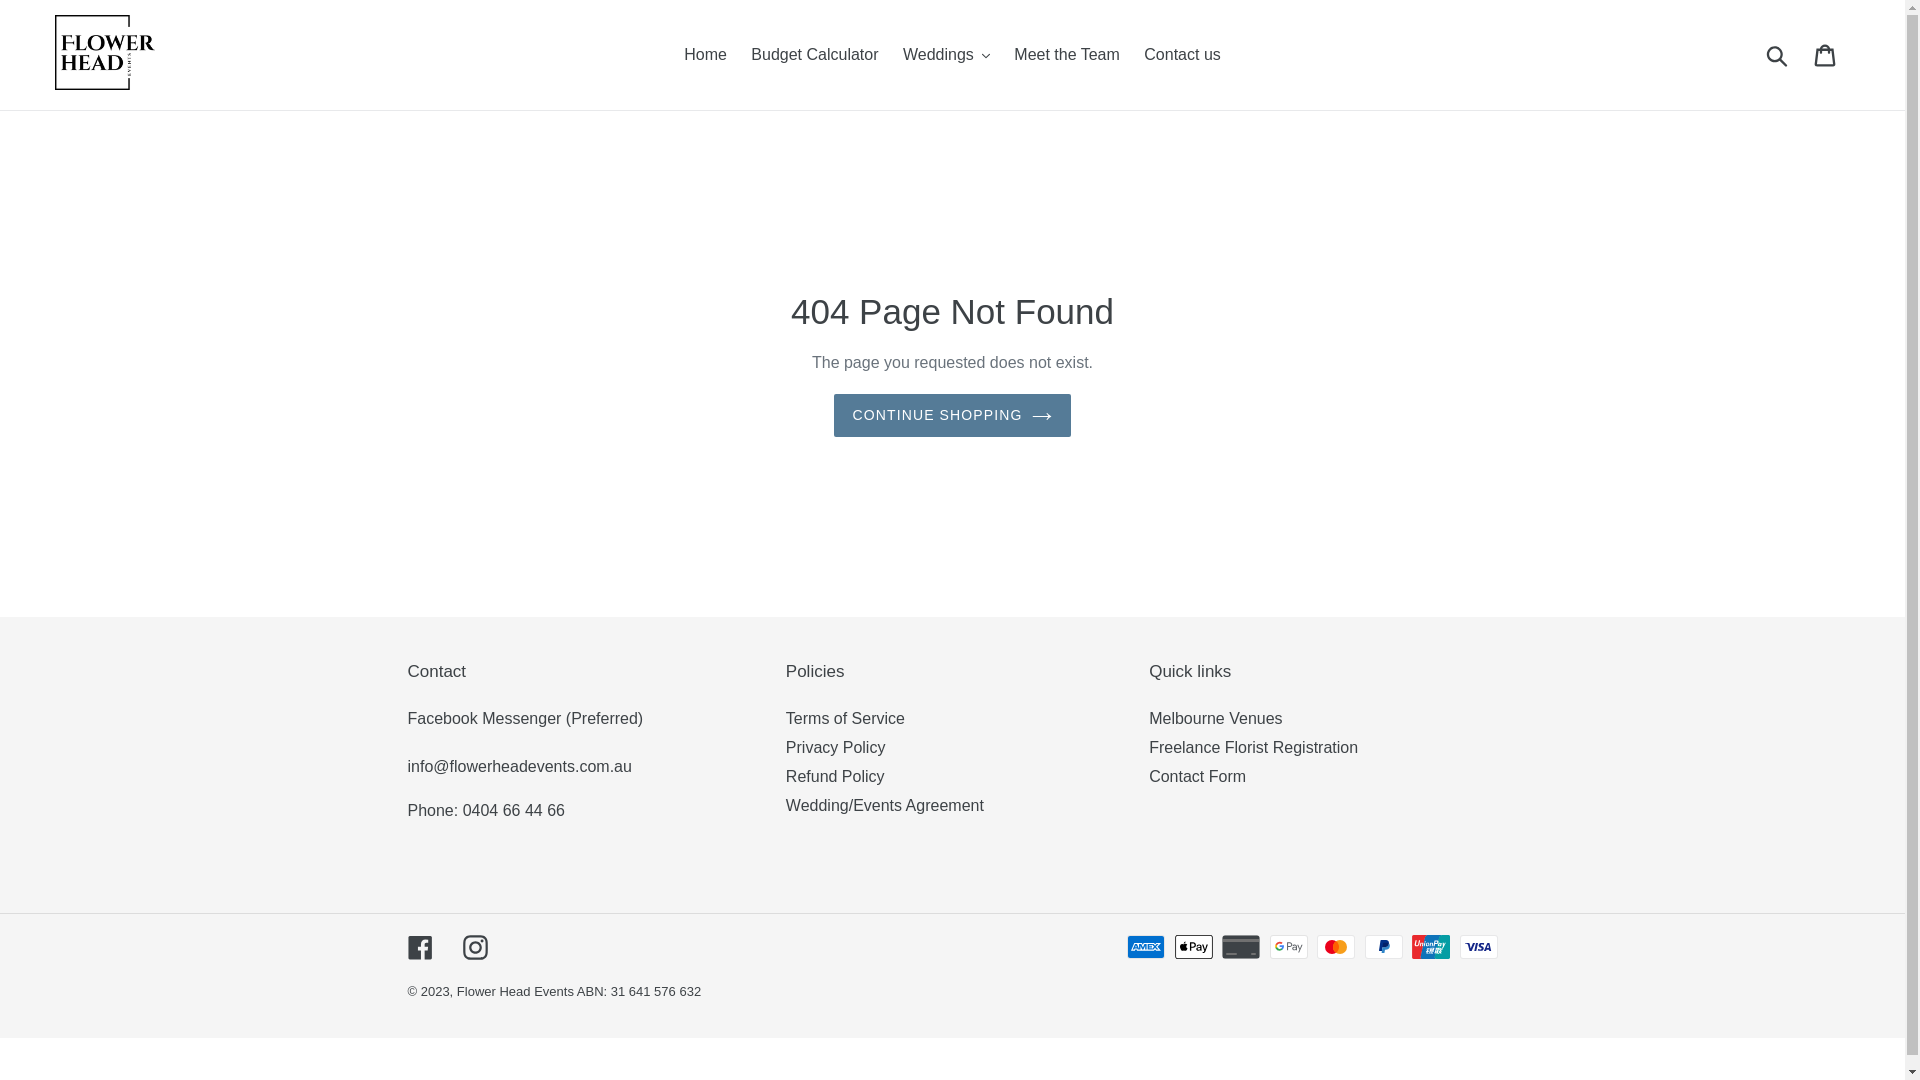 Image resolution: width=1920 pixels, height=1080 pixels. What do you see at coordinates (526, 717) in the screenshot?
I see `'Facebook Messenger (Preferred)'` at bounding box center [526, 717].